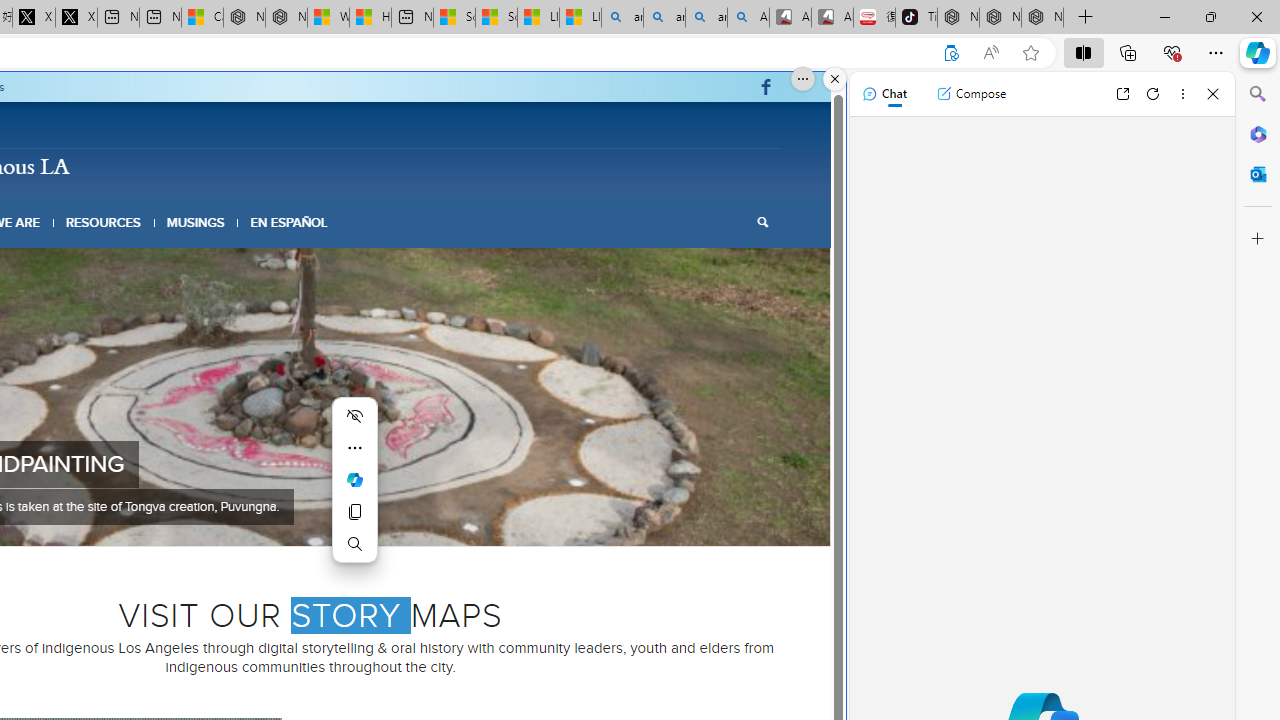 The height and width of the screenshot is (720, 1280). Describe the element at coordinates (355, 446) in the screenshot. I see `'More actions'` at that location.